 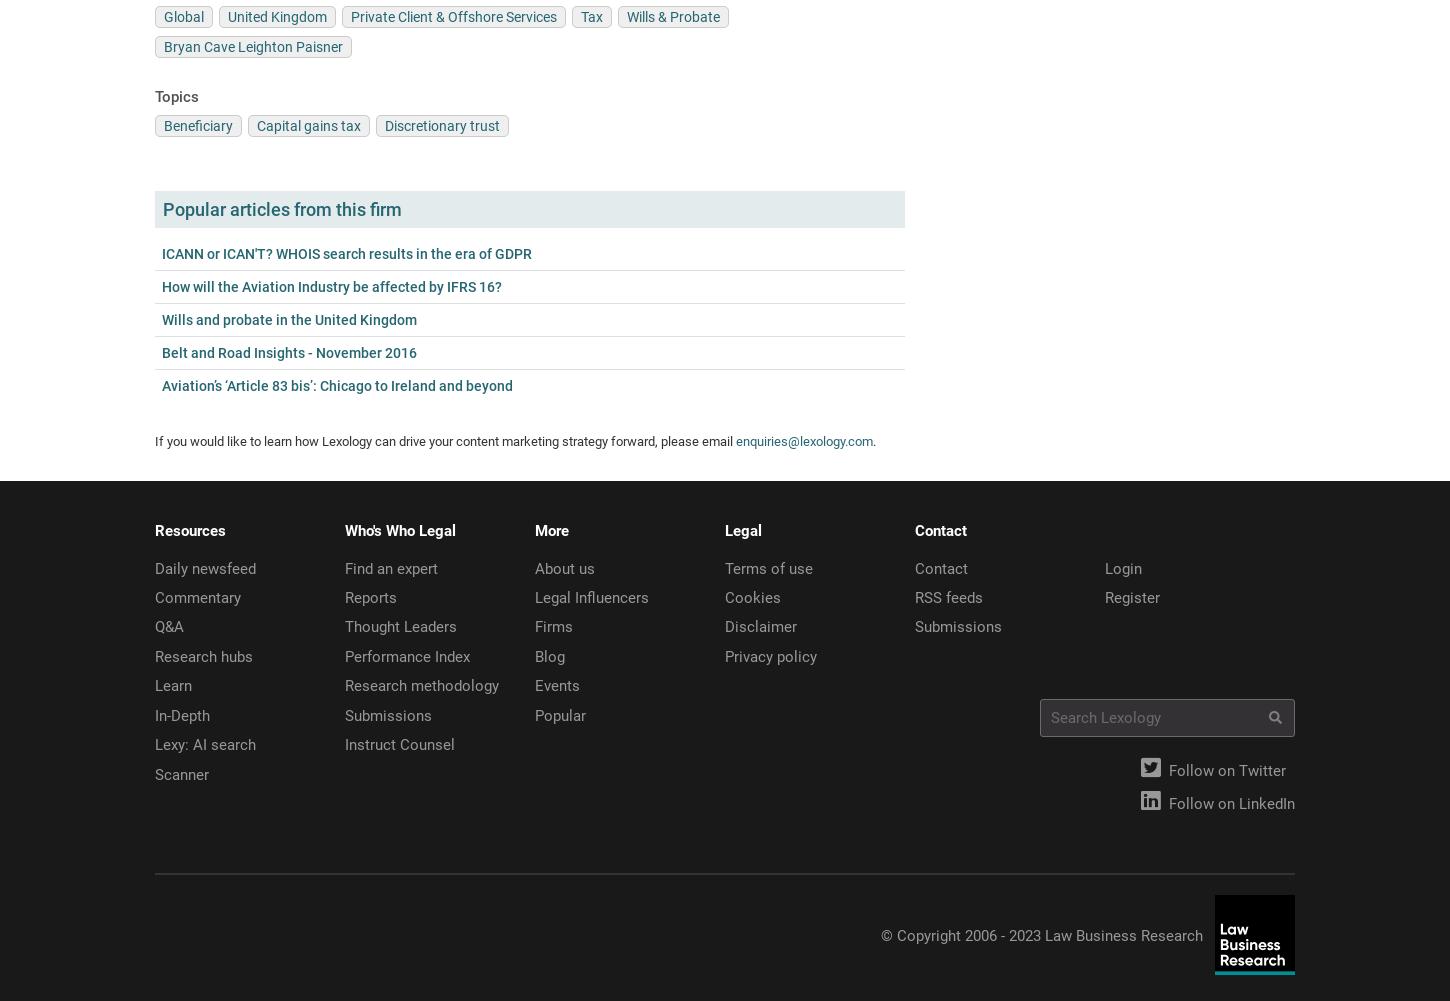 I want to click on 'Wills & Probate', so click(x=672, y=16).